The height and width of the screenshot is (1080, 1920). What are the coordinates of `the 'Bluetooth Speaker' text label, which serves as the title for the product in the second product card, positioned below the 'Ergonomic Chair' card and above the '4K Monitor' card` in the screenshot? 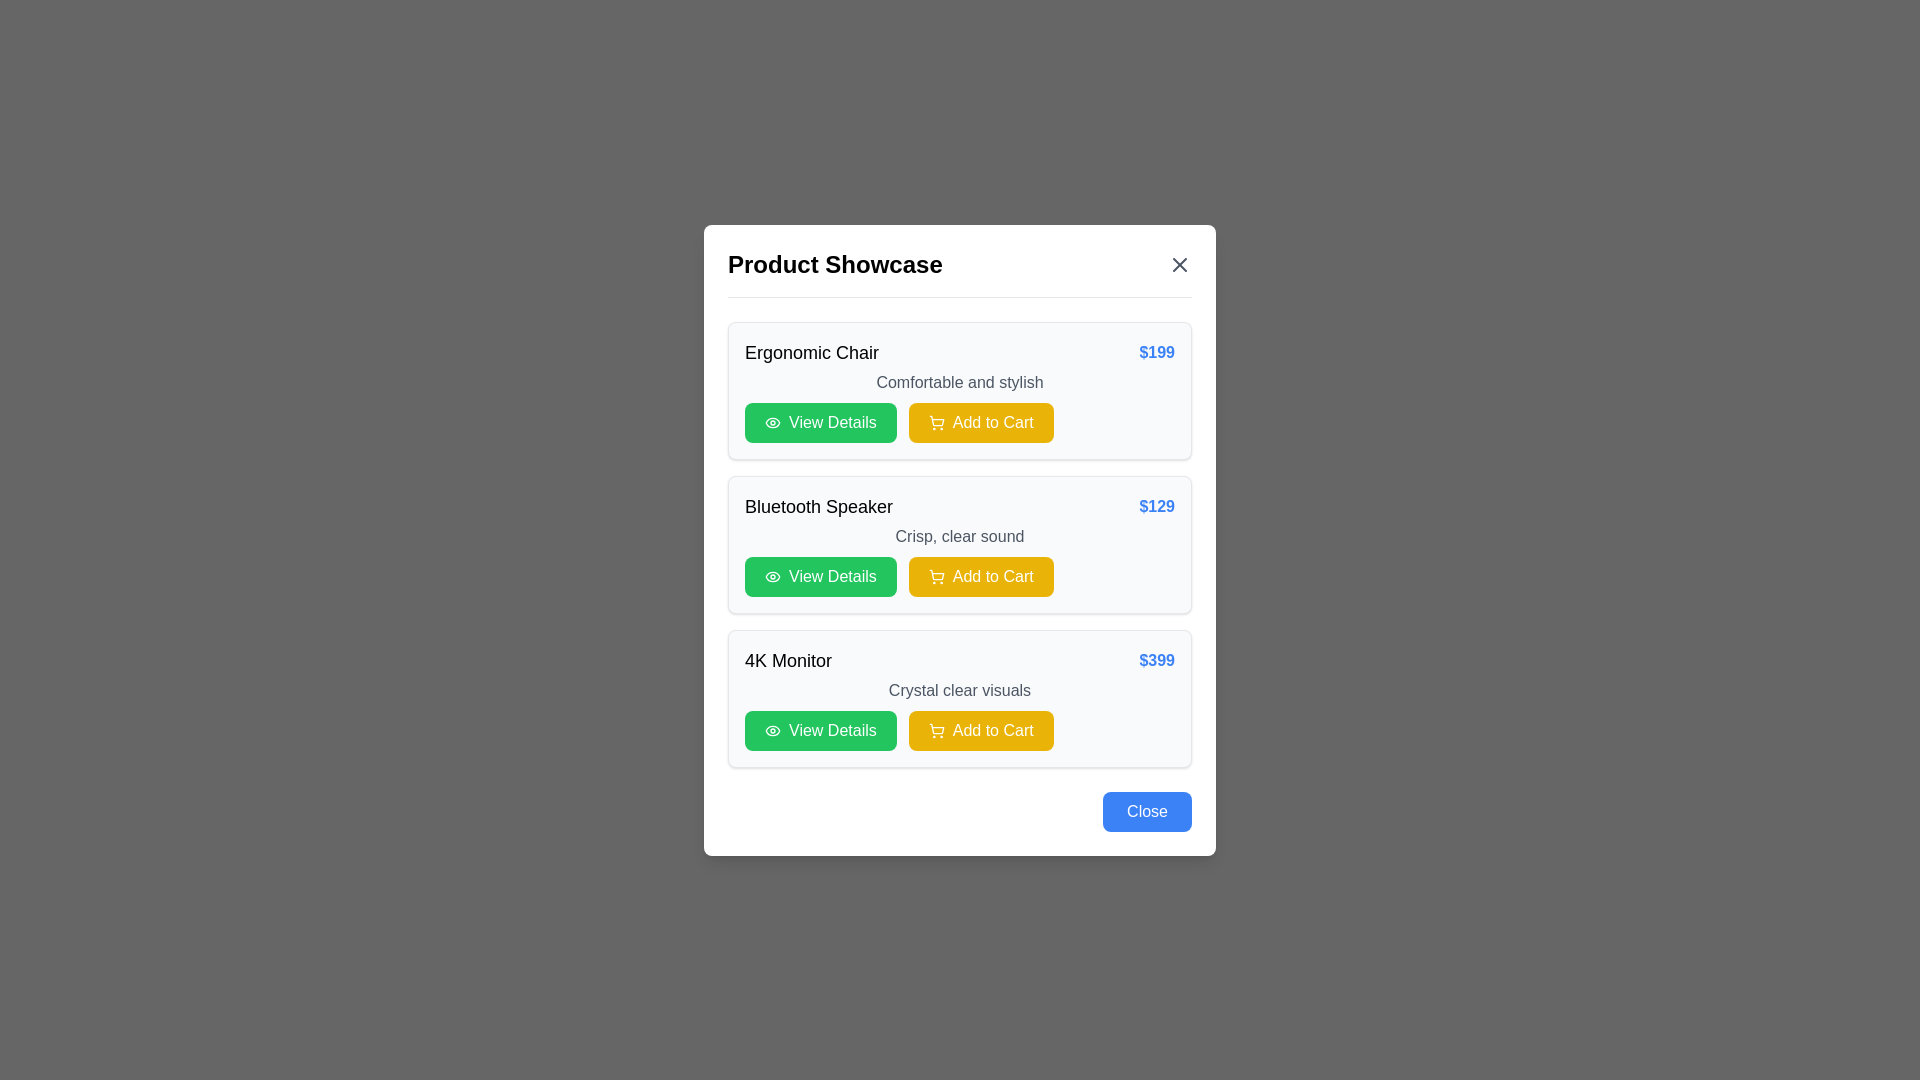 It's located at (819, 505).